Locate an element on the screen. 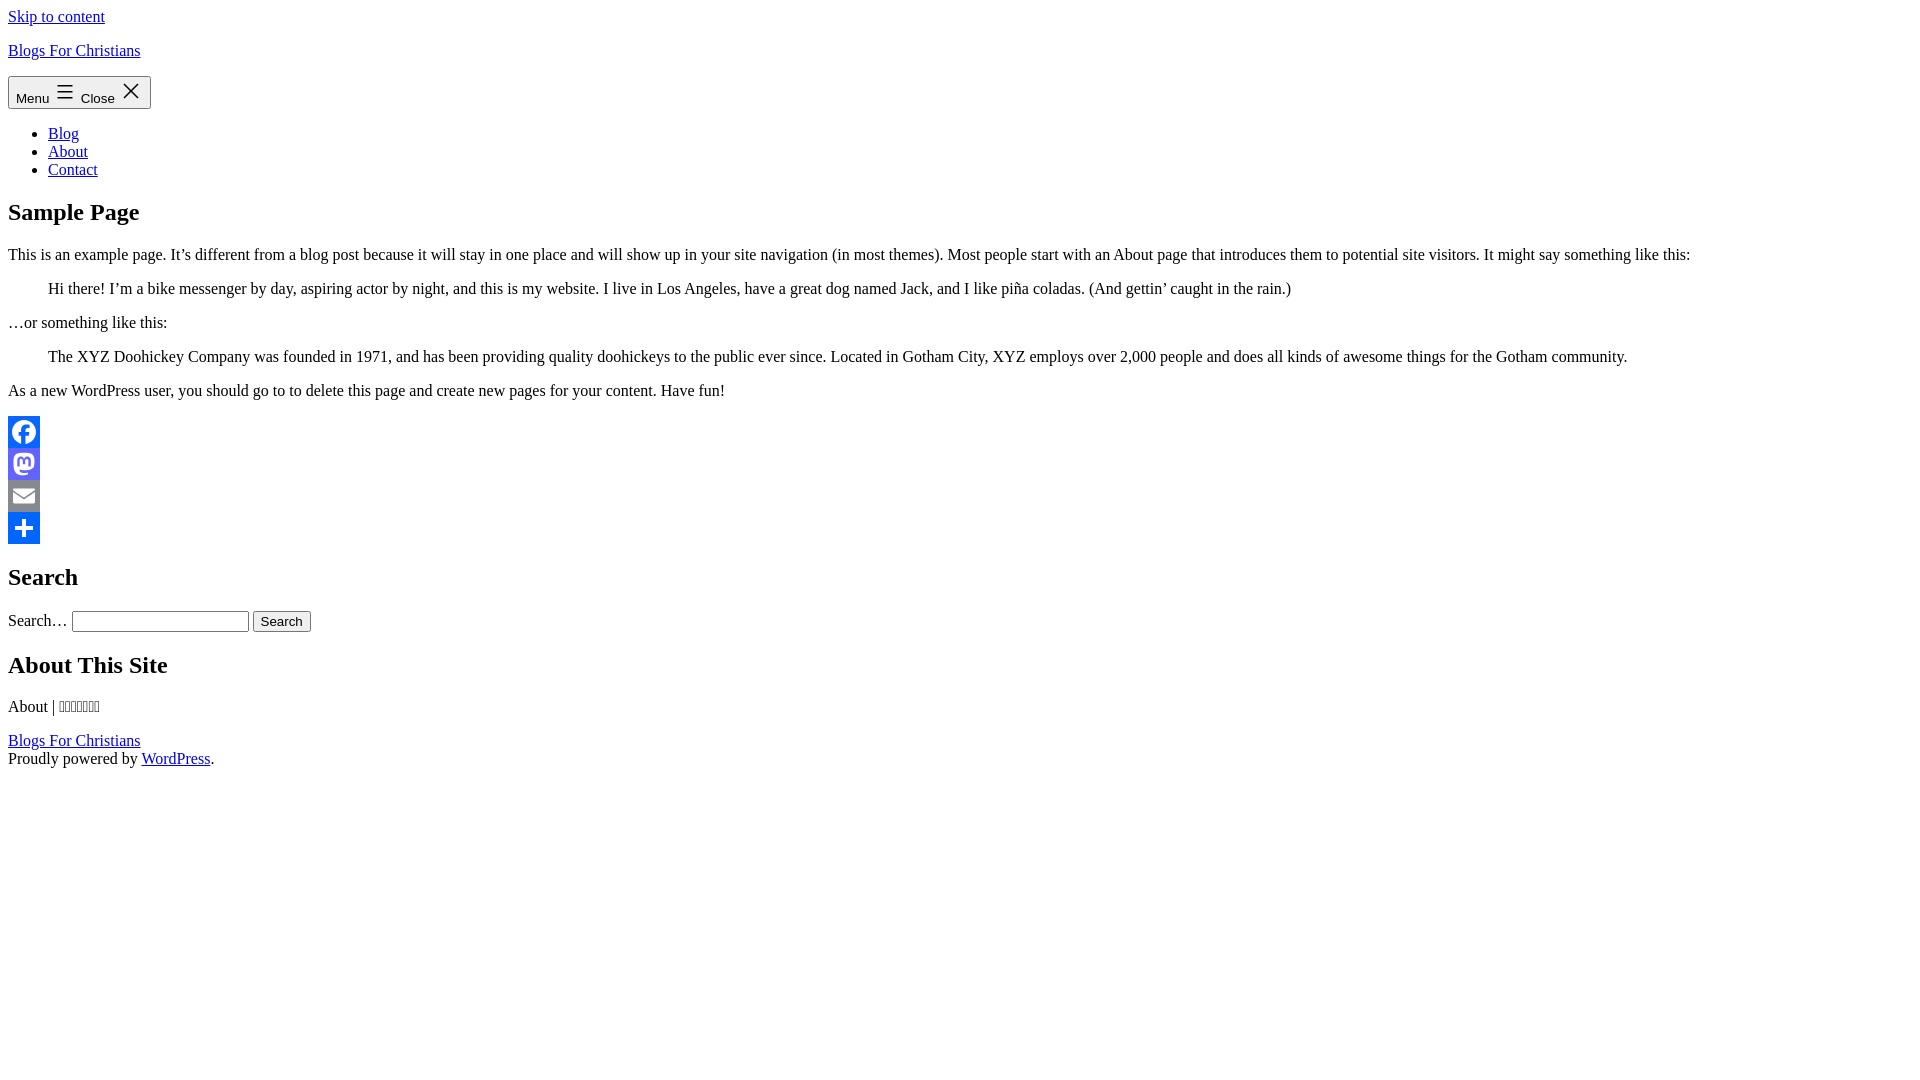 This screenshot has height=1080, width=1920. 'Skip to content' is located at coordinates (56, 16).